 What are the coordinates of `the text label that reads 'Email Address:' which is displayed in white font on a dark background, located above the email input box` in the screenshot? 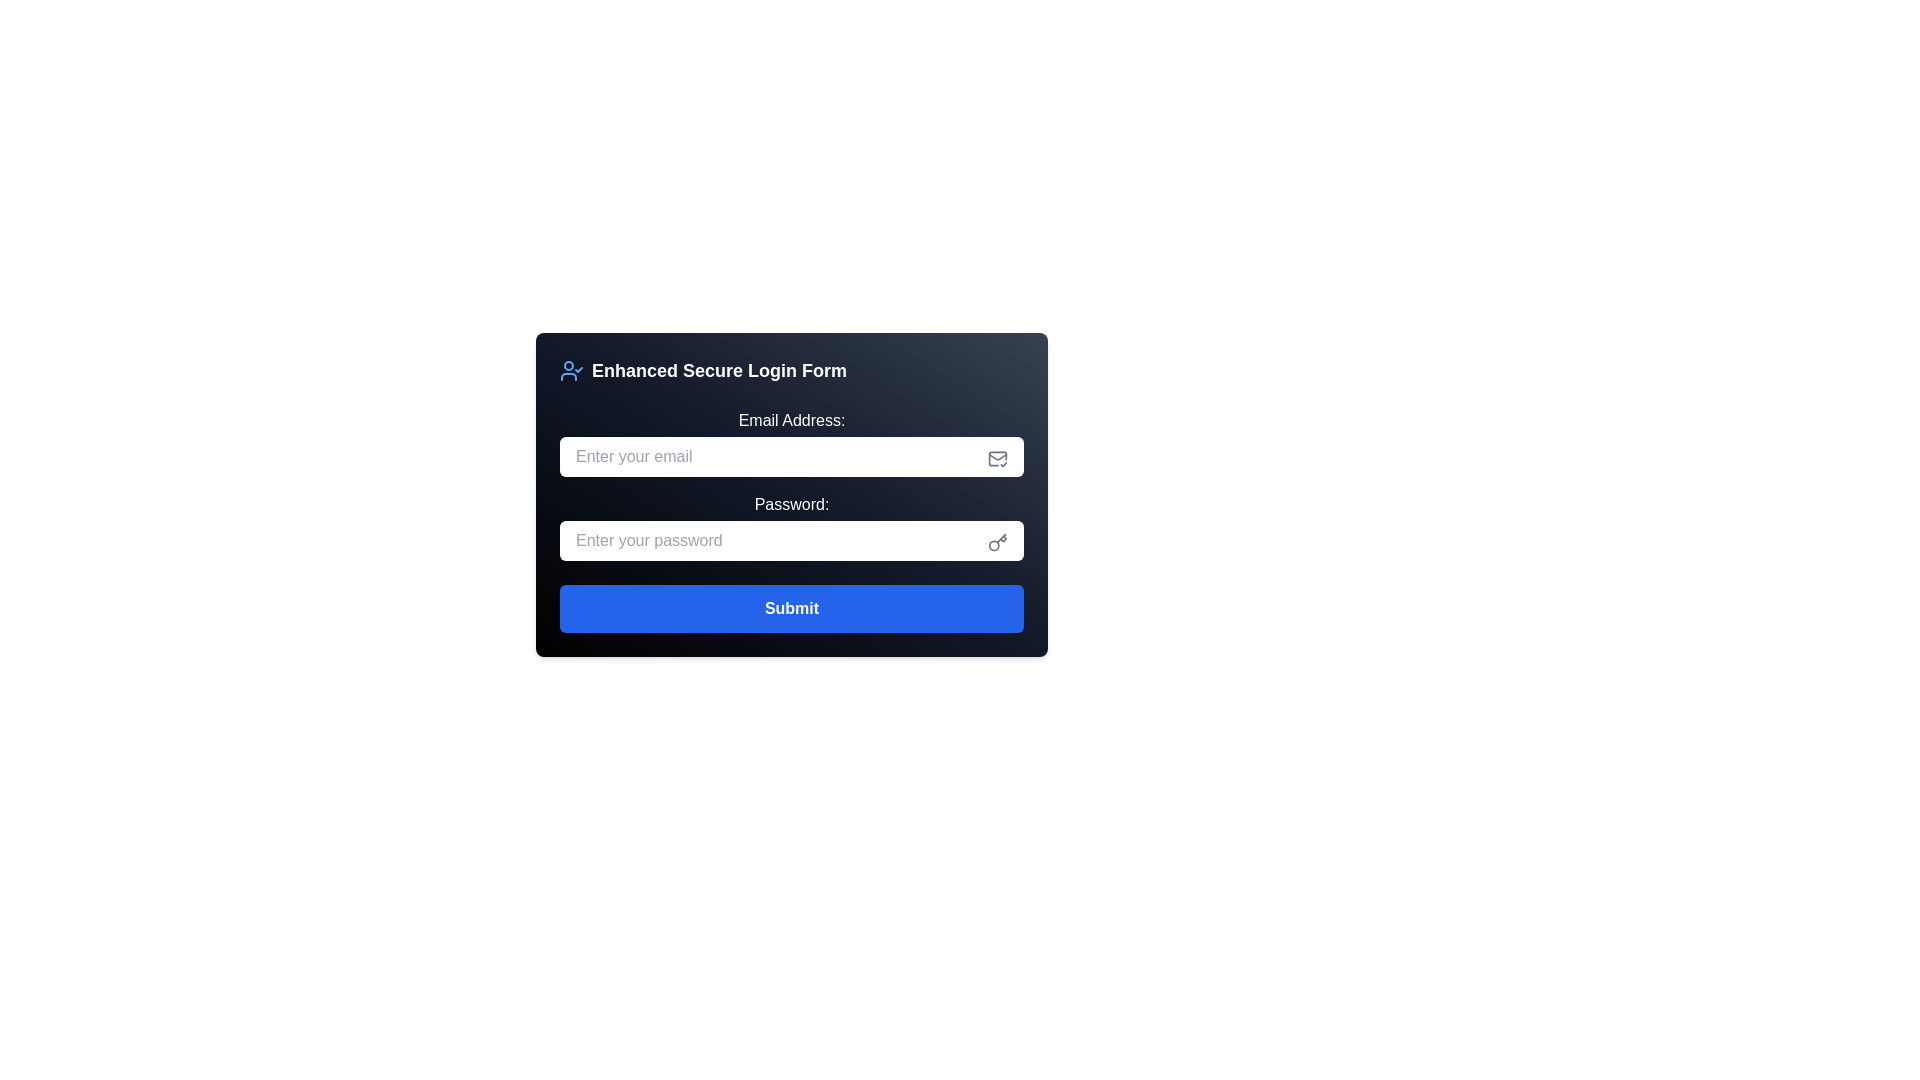 It's located at (791, 419).